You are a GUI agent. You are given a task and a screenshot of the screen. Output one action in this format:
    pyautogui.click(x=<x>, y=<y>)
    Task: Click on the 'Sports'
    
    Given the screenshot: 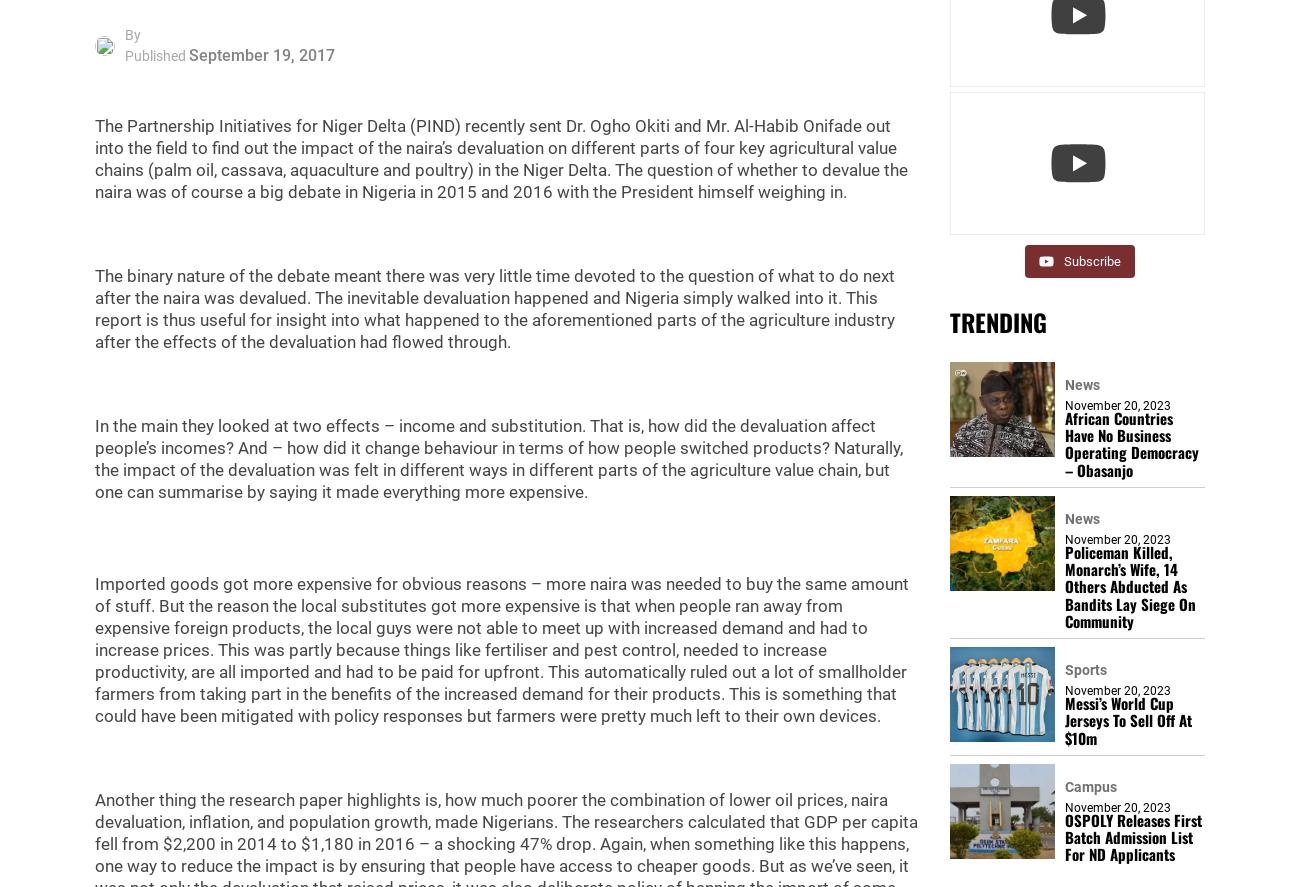 What is the action you would take?
    pyautogui.click(x=1085, y=669)
    